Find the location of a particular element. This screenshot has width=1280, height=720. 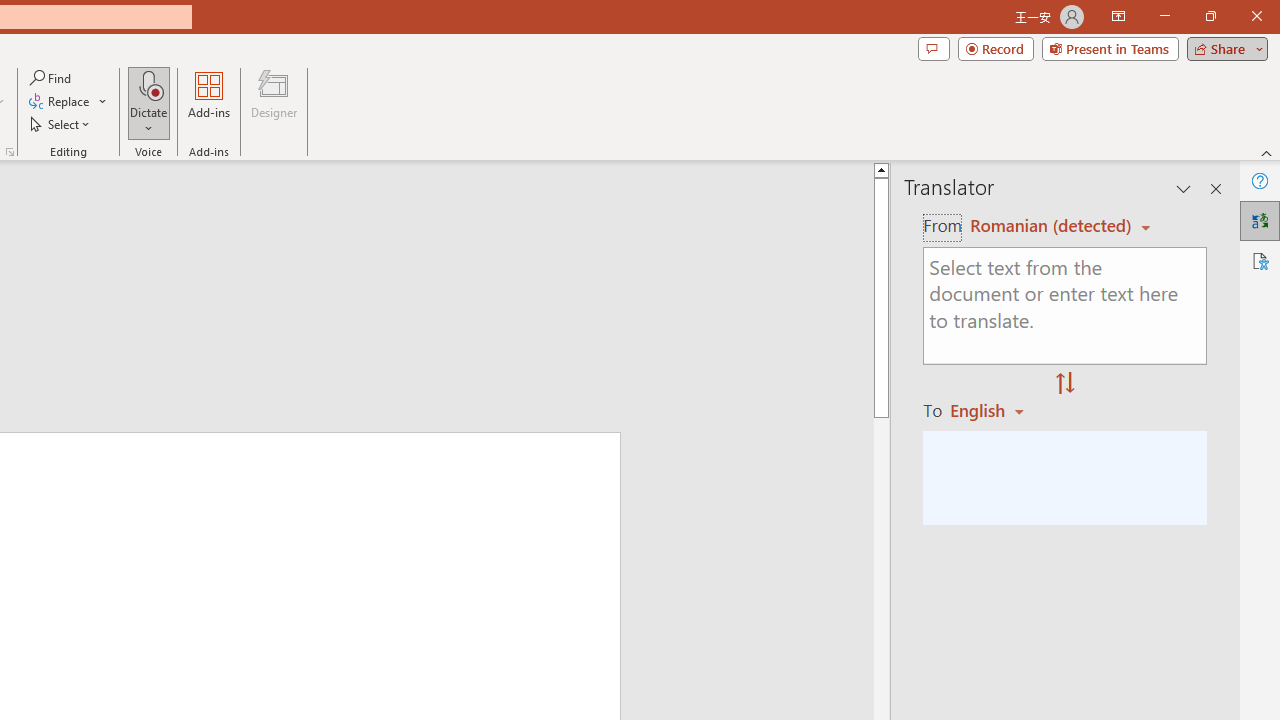

'Task Pane Options' is located at coordinates (1184, 189).